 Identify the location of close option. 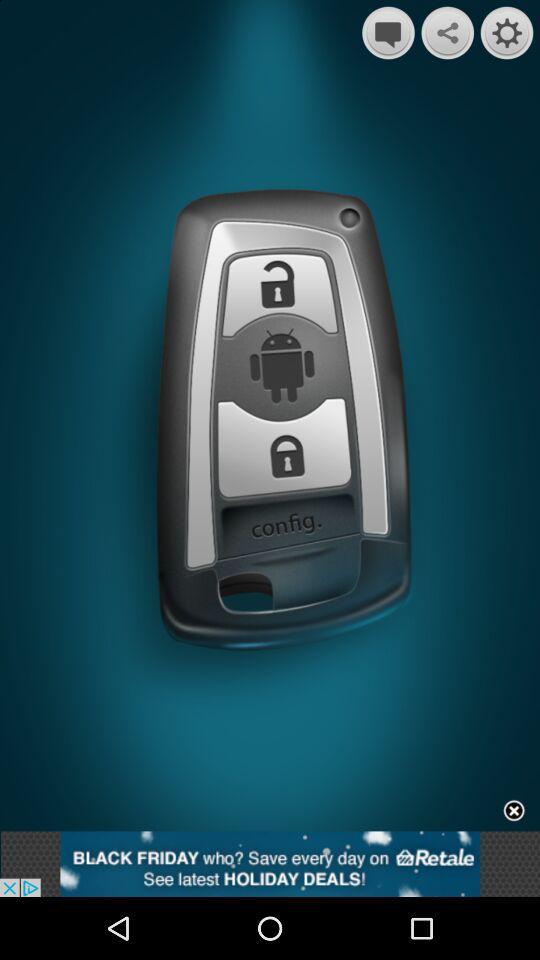
(514, 811).